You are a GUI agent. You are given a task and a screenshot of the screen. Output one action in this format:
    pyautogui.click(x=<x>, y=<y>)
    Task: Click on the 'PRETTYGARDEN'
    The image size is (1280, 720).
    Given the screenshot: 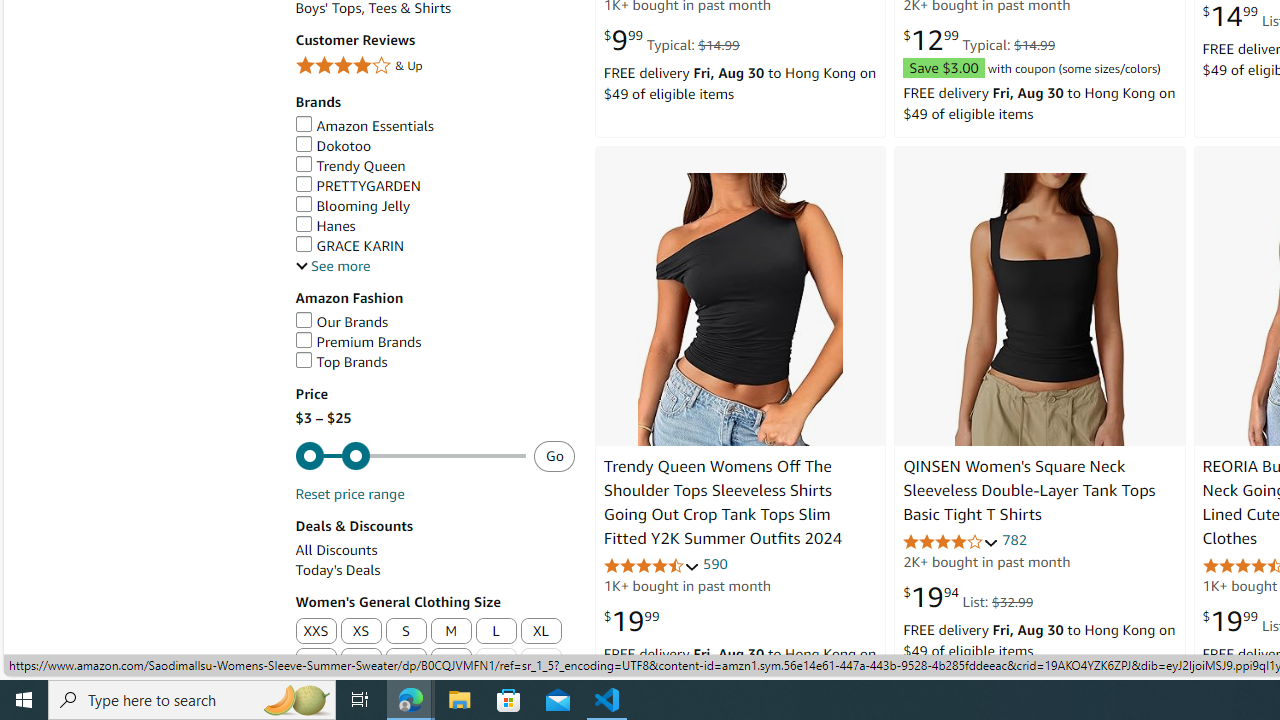 What is the action you would take?
    pyautogui.click(x=357, y=185)
    